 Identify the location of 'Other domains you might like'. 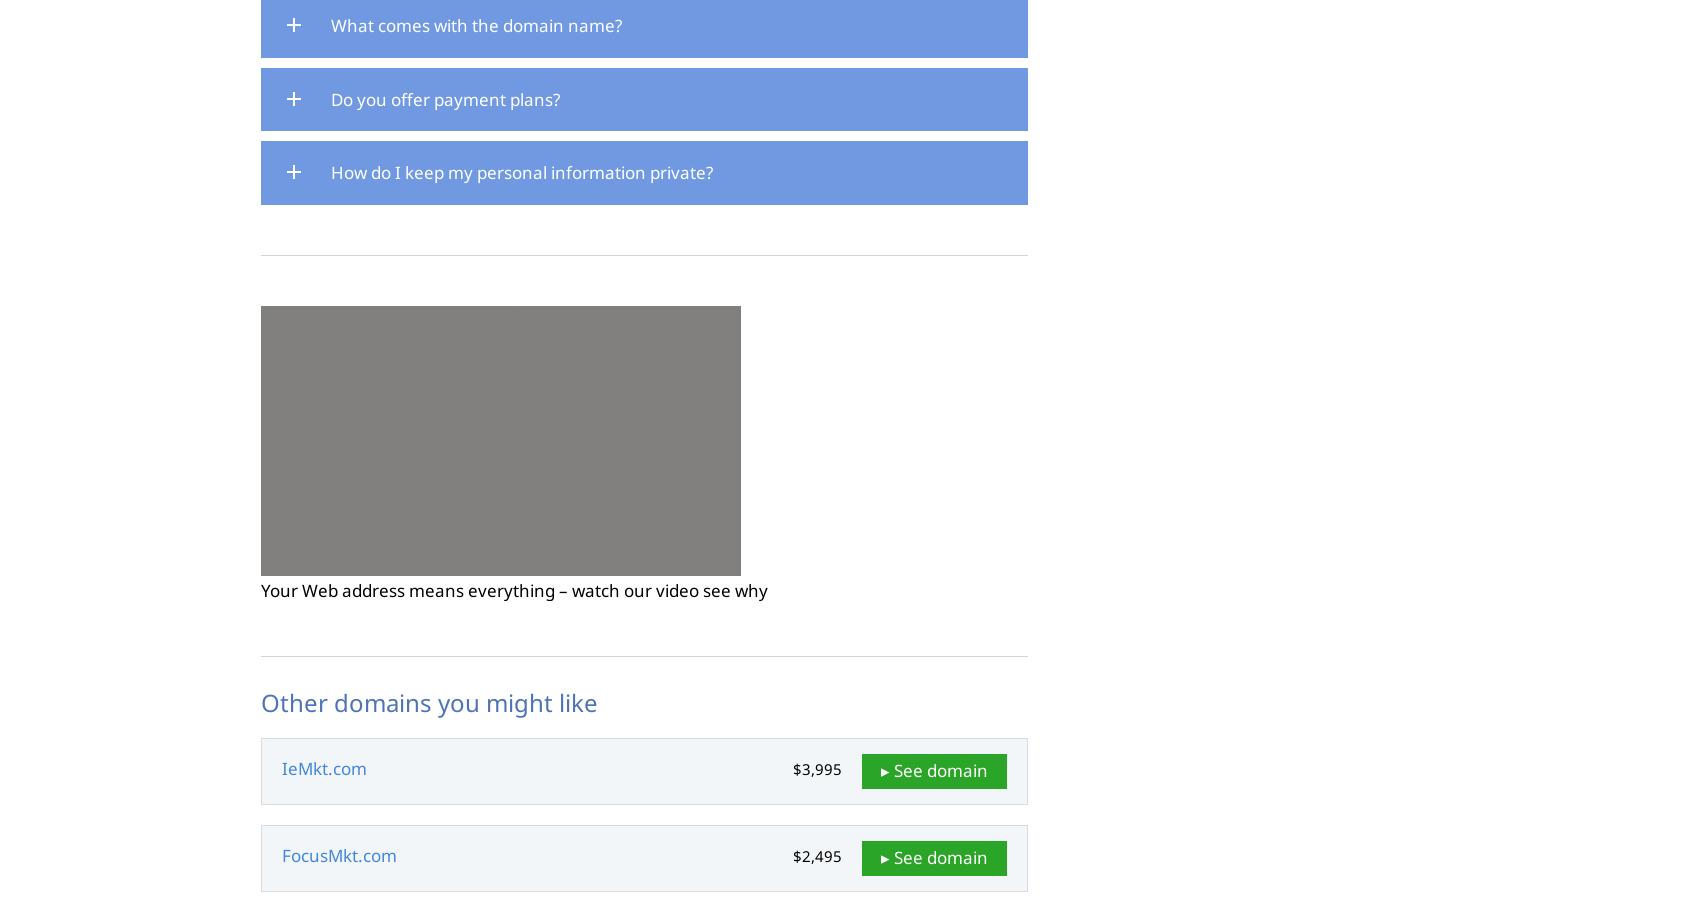
(428, 700).